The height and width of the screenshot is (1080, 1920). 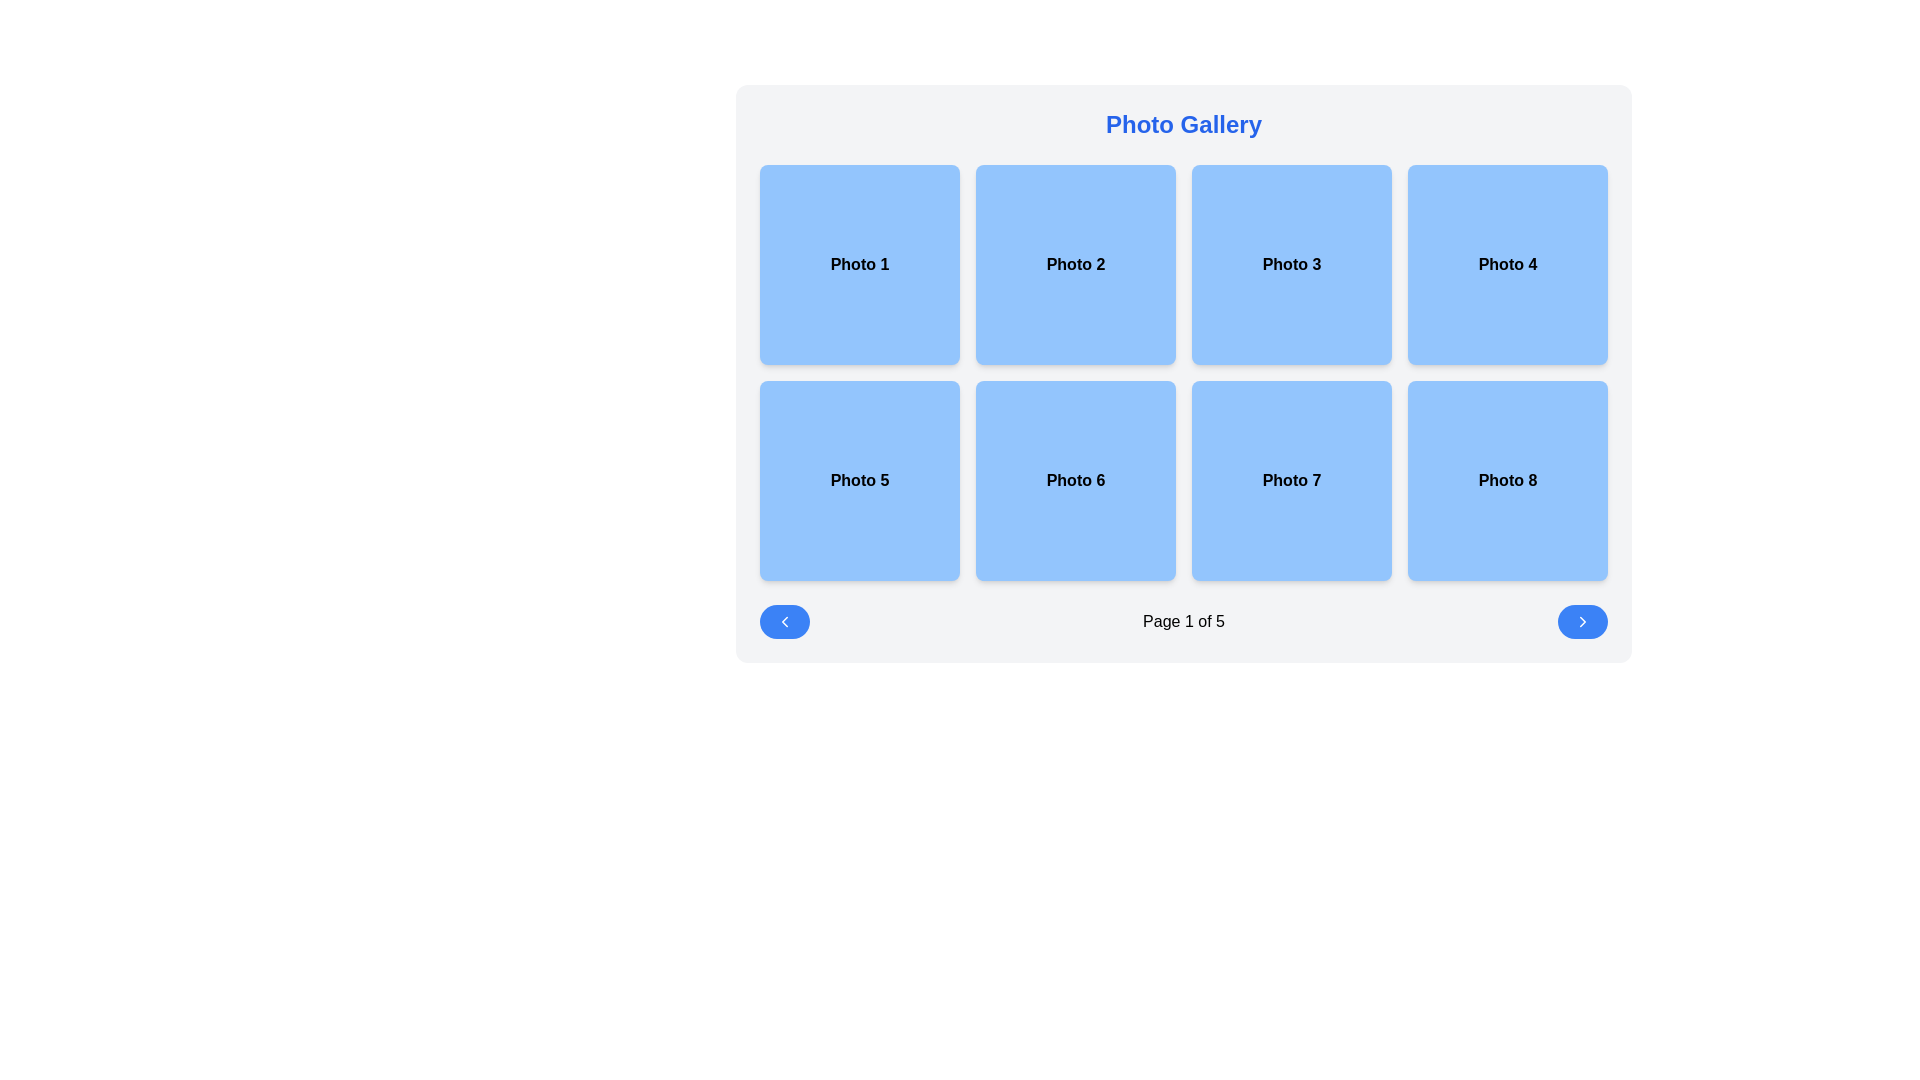 What do you see at coordinates (1291, 481) in the screenshot?
I see `the static label or button labeled 'Photo 7', which is a blue square-shaped element with rounded corners and centered black text` at bounding box center [1291, 481].